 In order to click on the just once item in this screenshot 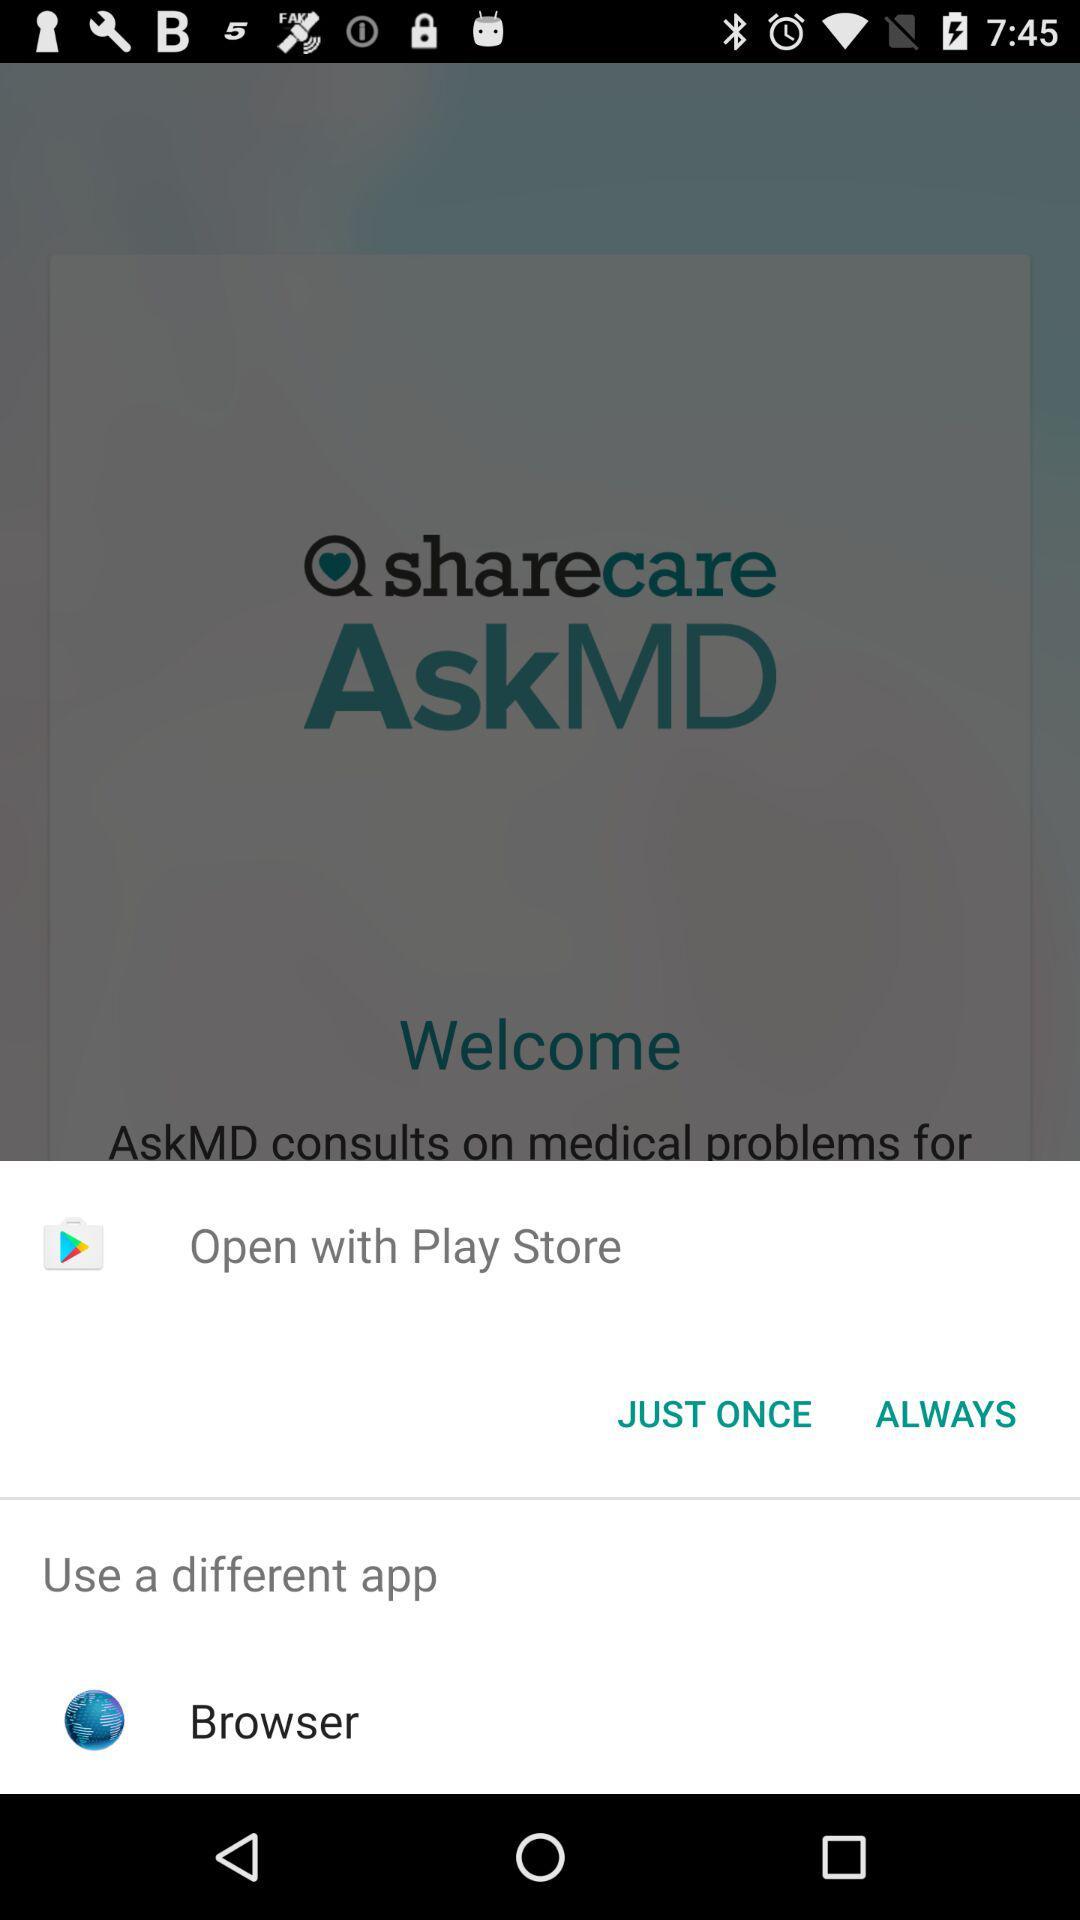, I will do `click(713, 1411)`.